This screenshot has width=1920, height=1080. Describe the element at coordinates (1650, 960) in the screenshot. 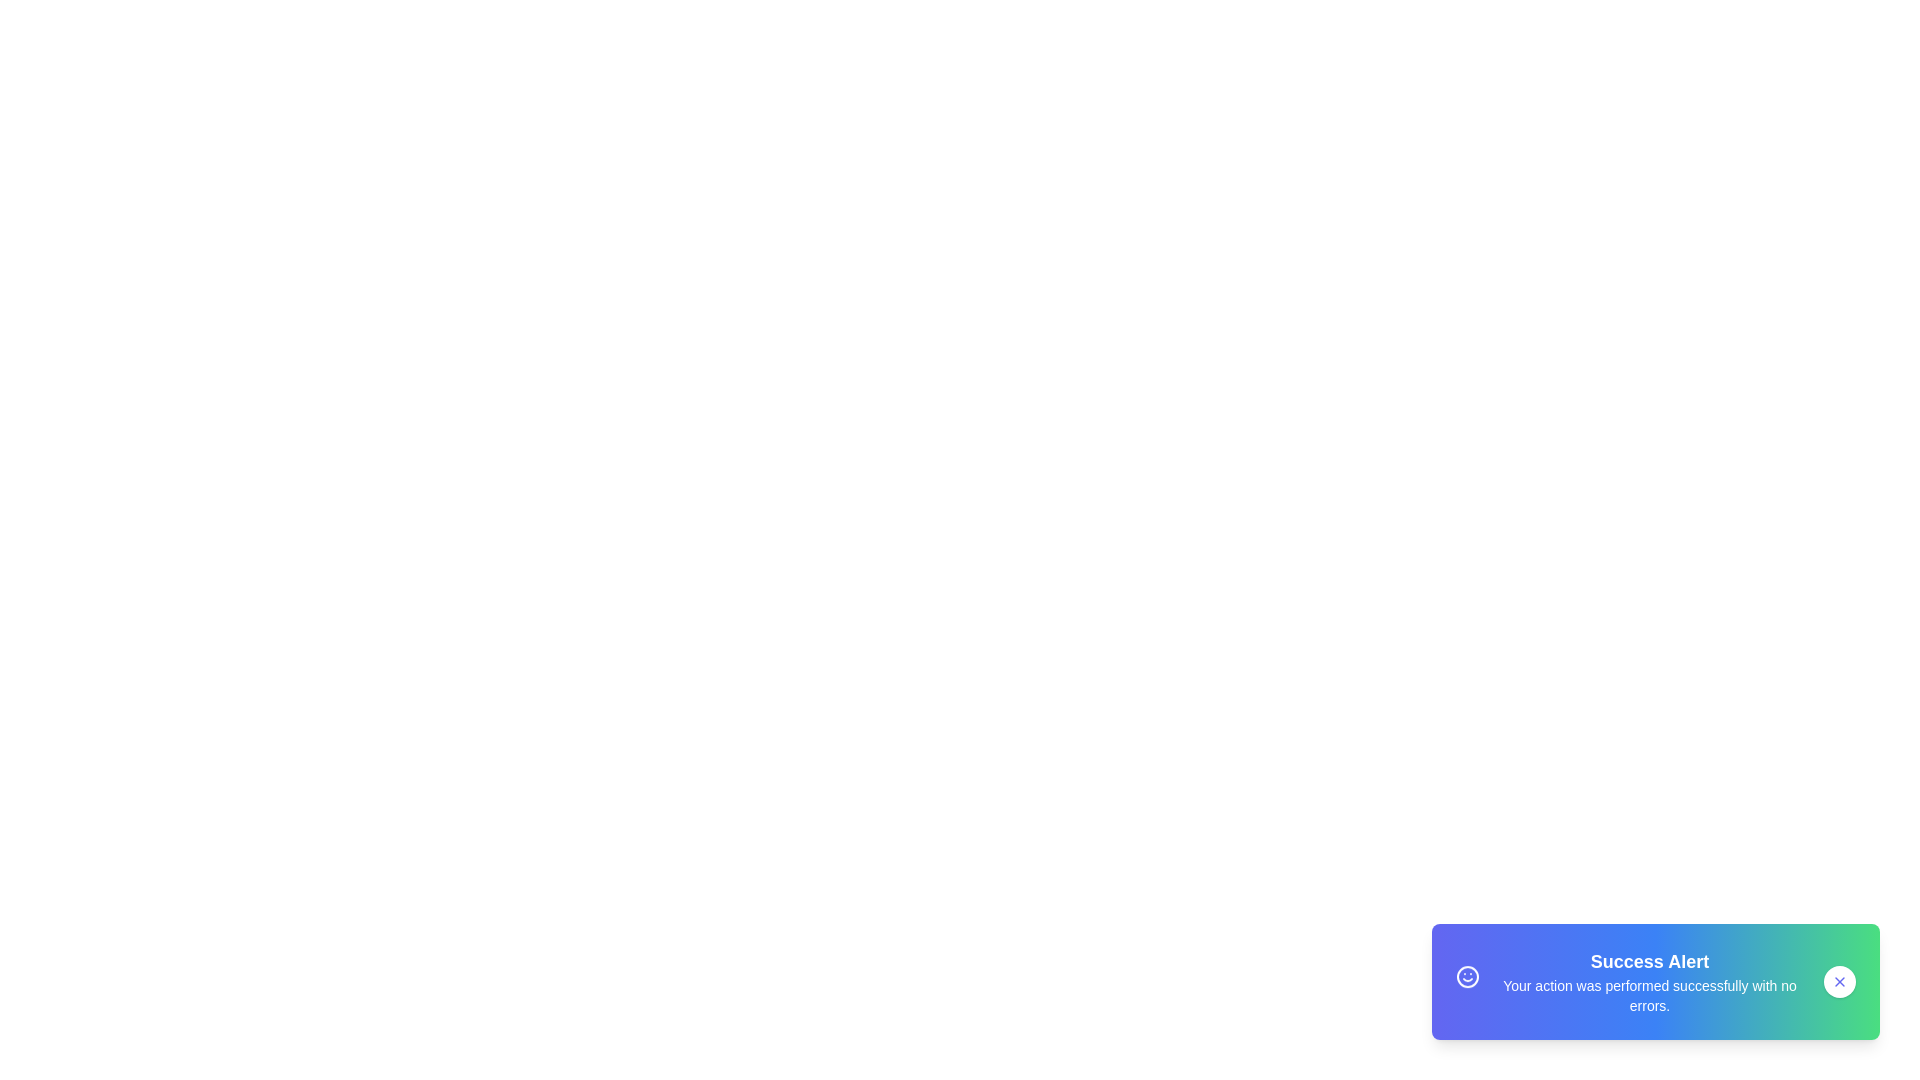

I see `the title text of the snackbar to select it` at that location.